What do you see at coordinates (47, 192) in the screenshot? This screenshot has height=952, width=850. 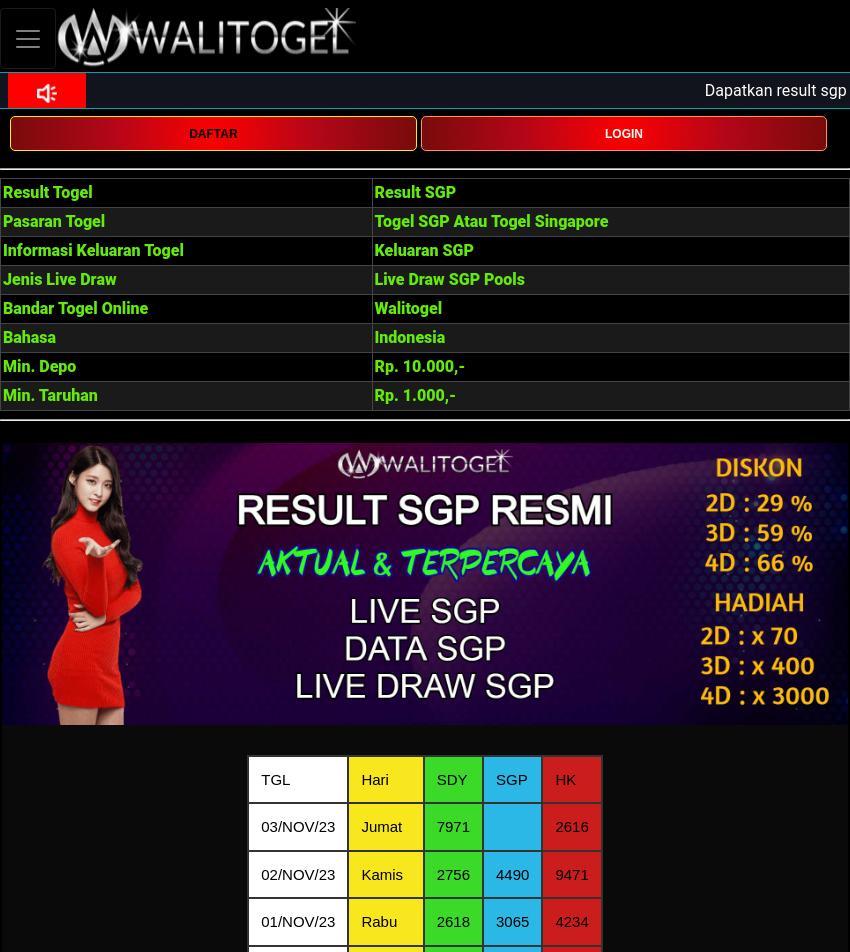 I see `'Result Togel'` at bounding box center [47, 192].